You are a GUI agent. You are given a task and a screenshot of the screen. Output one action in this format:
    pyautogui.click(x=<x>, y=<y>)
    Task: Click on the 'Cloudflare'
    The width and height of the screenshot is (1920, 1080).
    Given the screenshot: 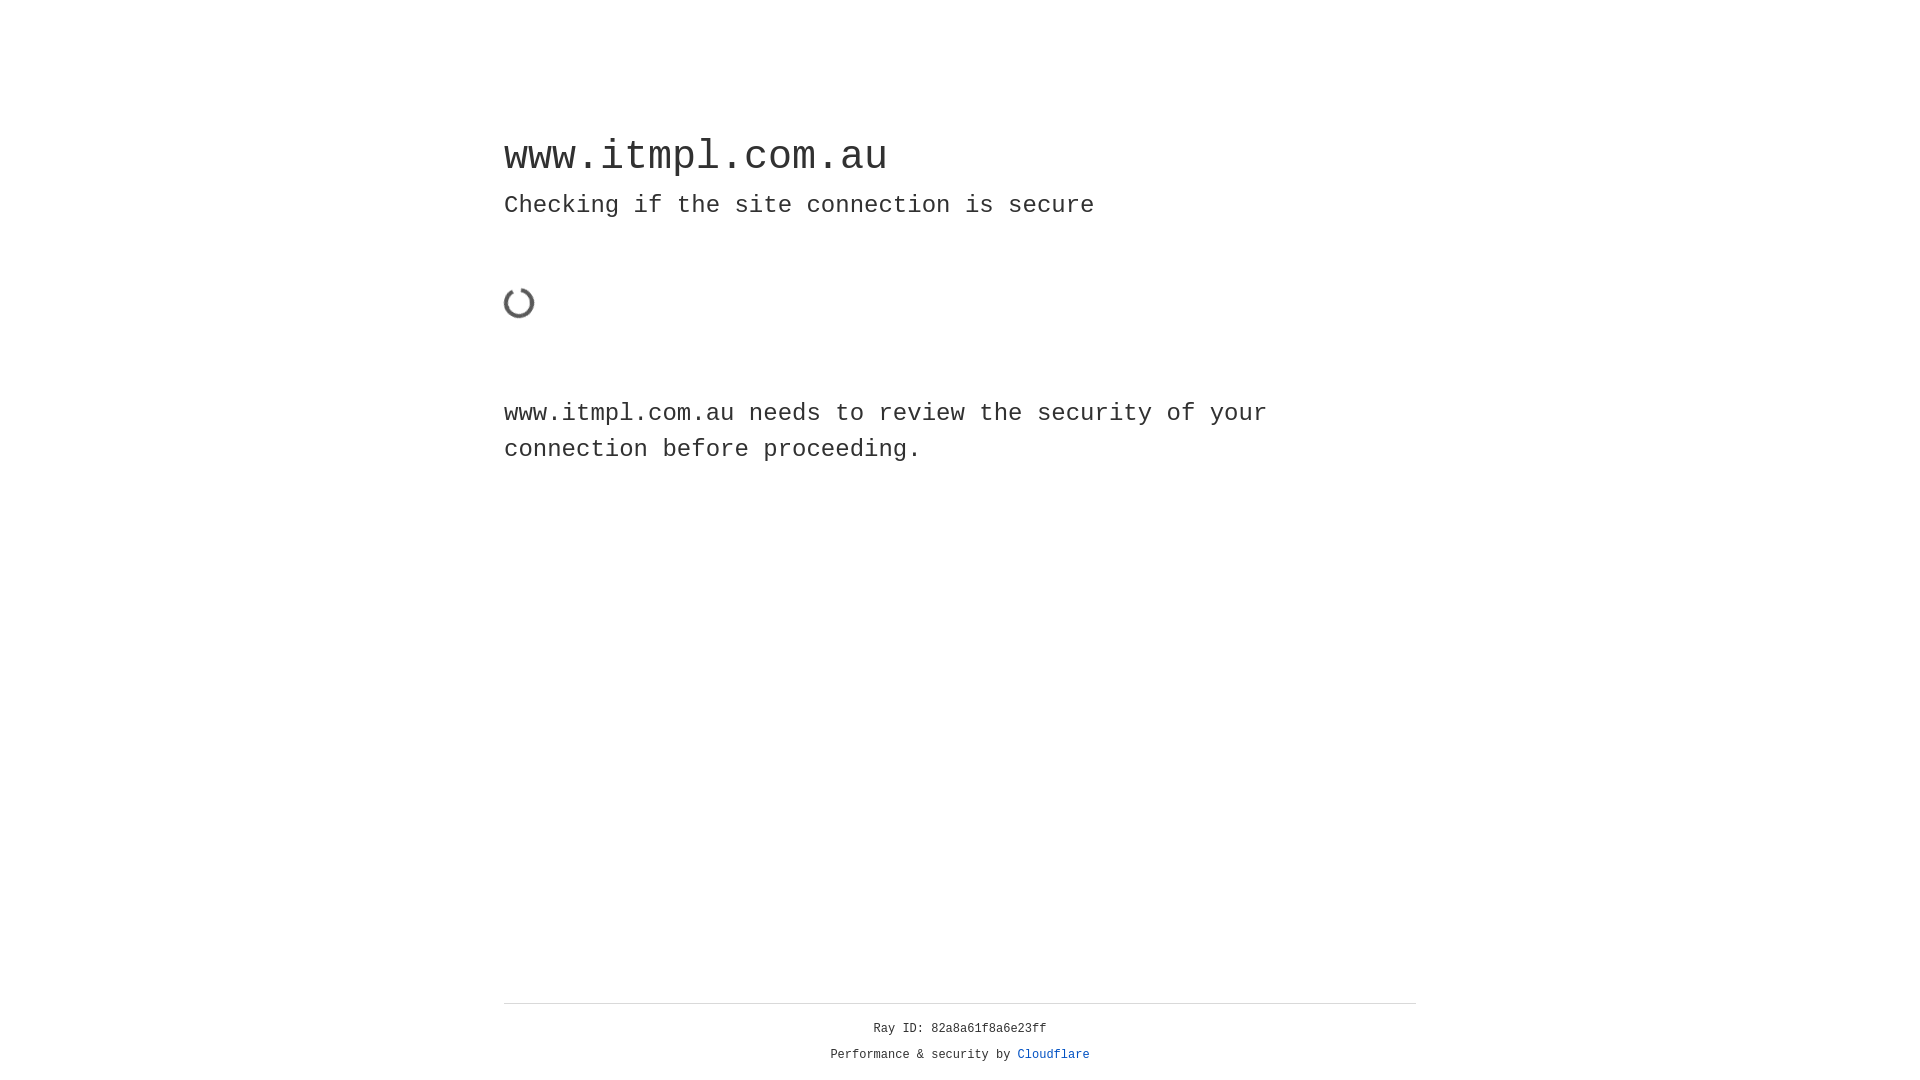 What is the action you would take?
    pyautogui.click(x=1017, y=1054)
    